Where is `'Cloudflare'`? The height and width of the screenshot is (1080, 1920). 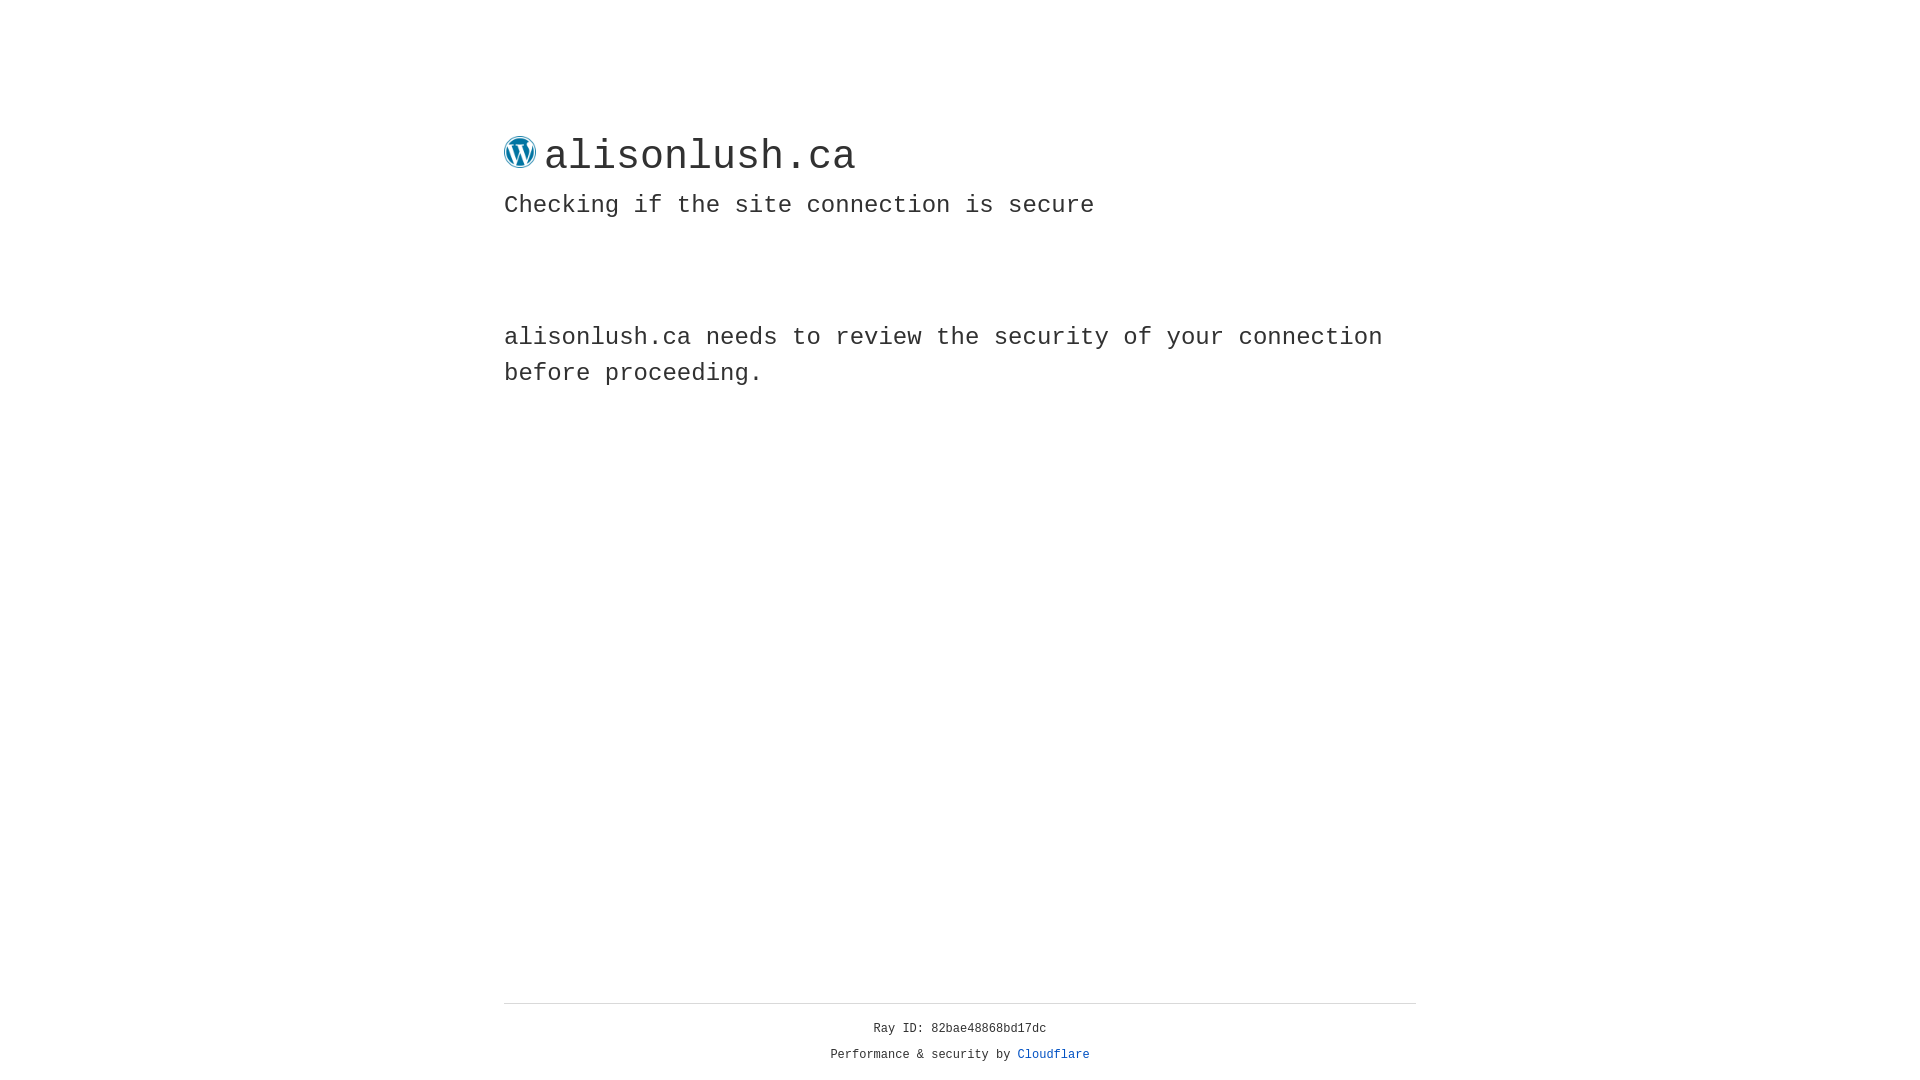 'Cloudflare' is located at coordinates (1053, 1054).